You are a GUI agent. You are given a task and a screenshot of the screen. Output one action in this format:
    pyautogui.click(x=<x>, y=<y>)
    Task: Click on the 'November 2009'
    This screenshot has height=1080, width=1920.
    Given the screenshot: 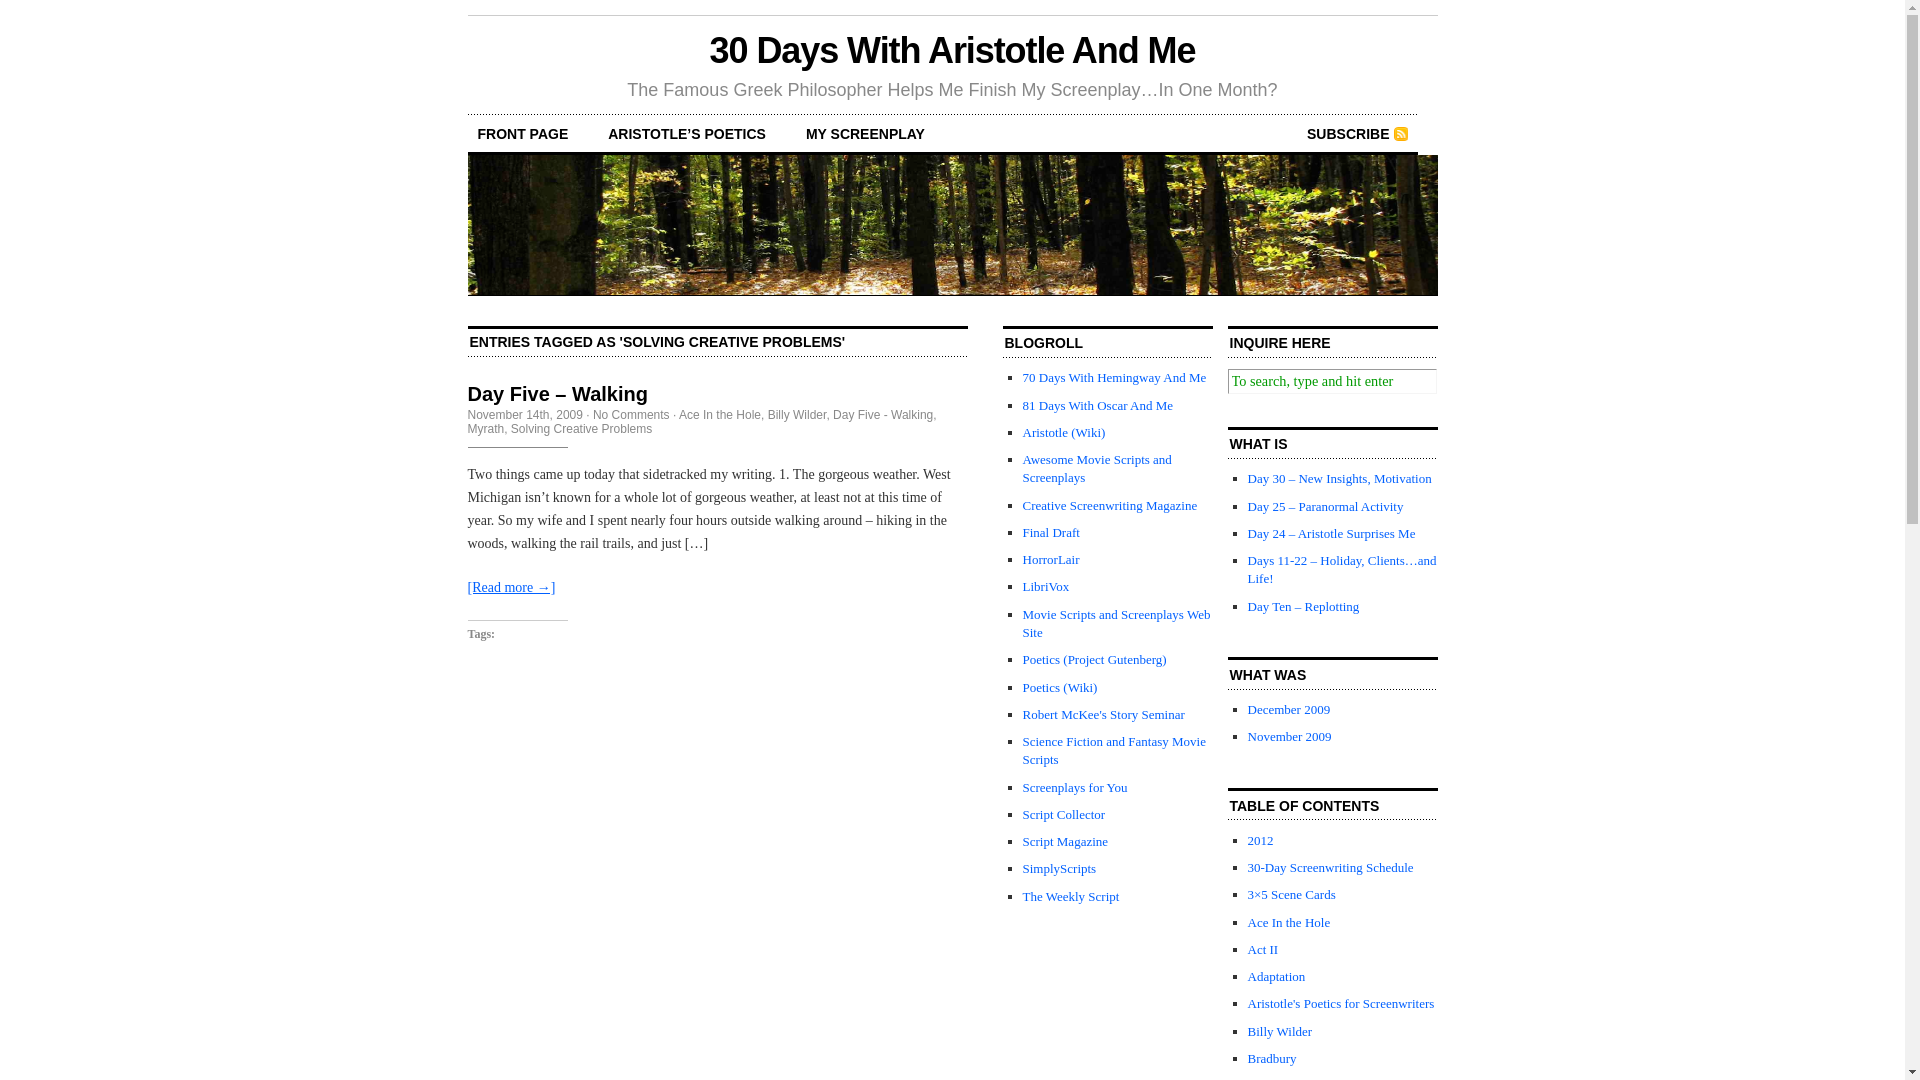 What is the action you would take?
    pyautogui.click(x=1290, y=736)
    